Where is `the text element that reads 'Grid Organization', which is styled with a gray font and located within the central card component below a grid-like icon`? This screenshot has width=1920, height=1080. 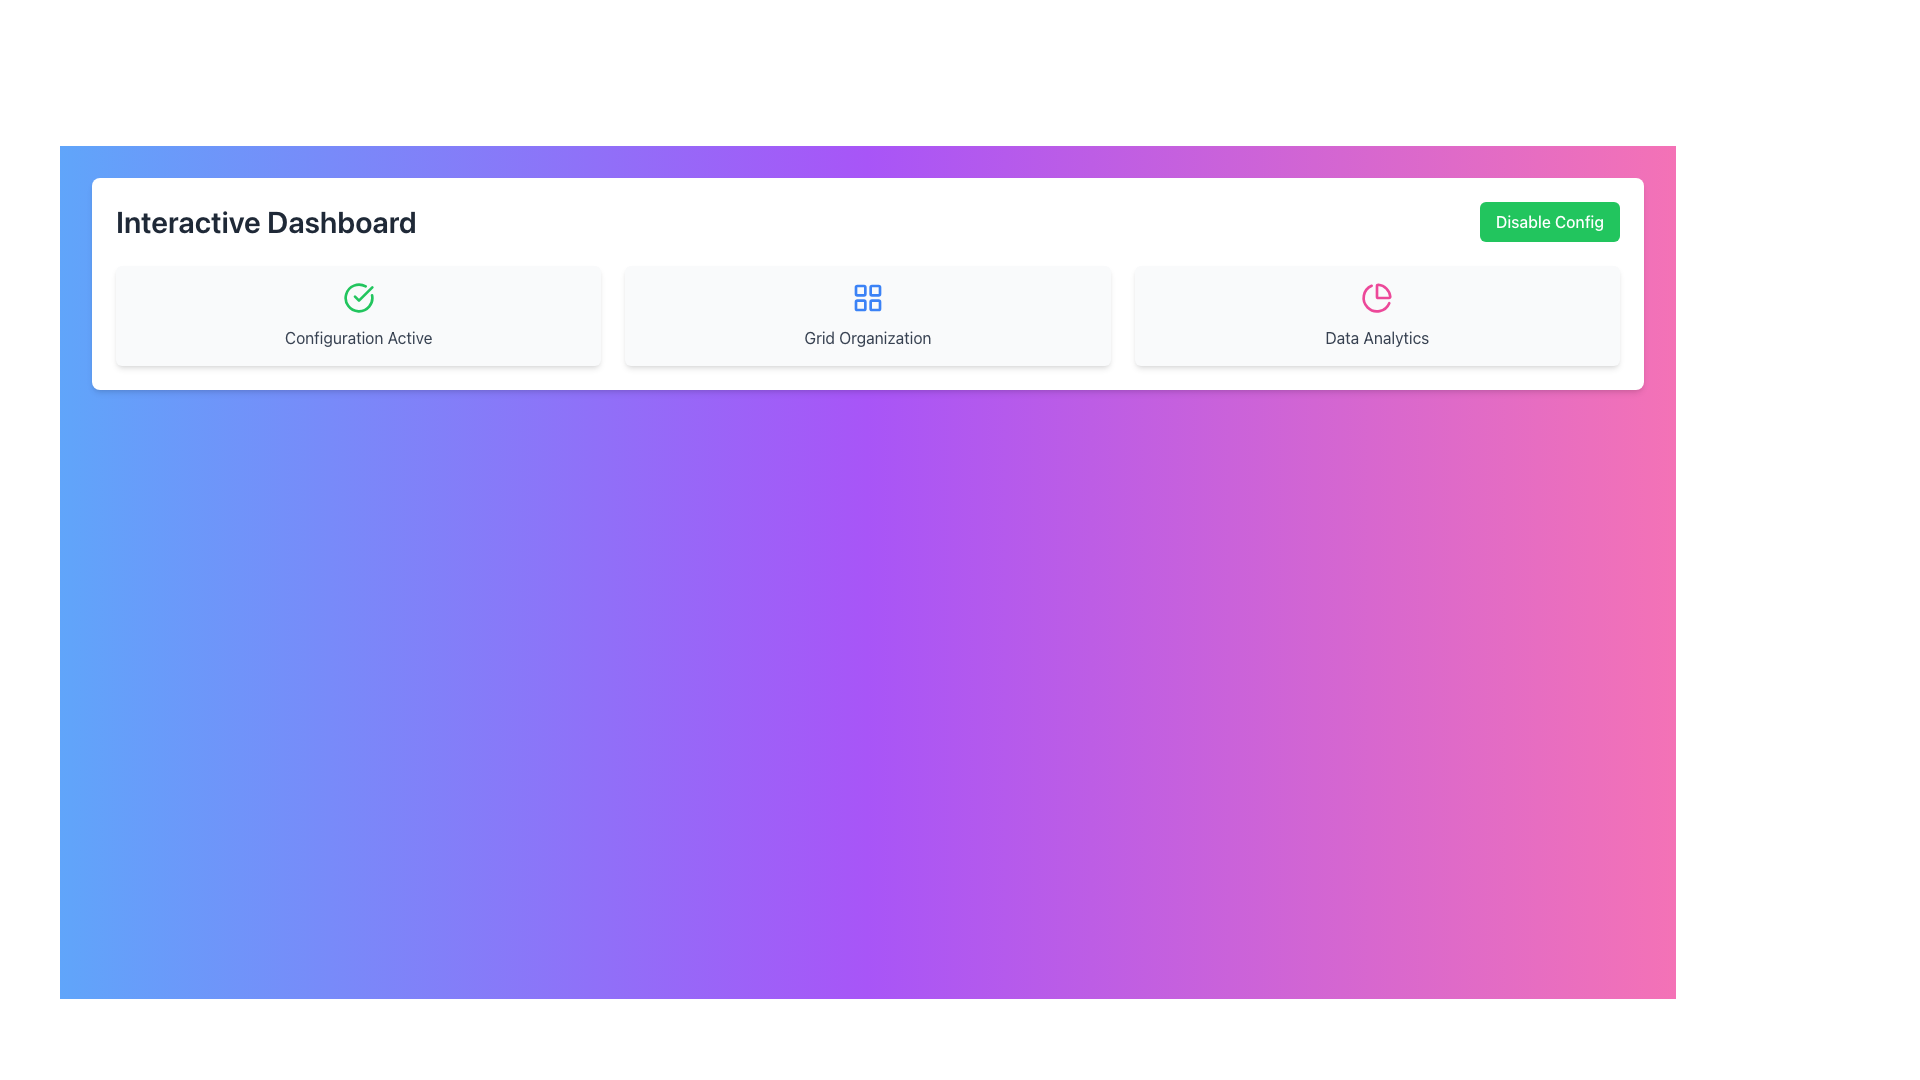 the text element that reads 'Grid Organization', which is styled with a gray font and located within the central card component below a grid-like icon is located at coordinates (868, 337).